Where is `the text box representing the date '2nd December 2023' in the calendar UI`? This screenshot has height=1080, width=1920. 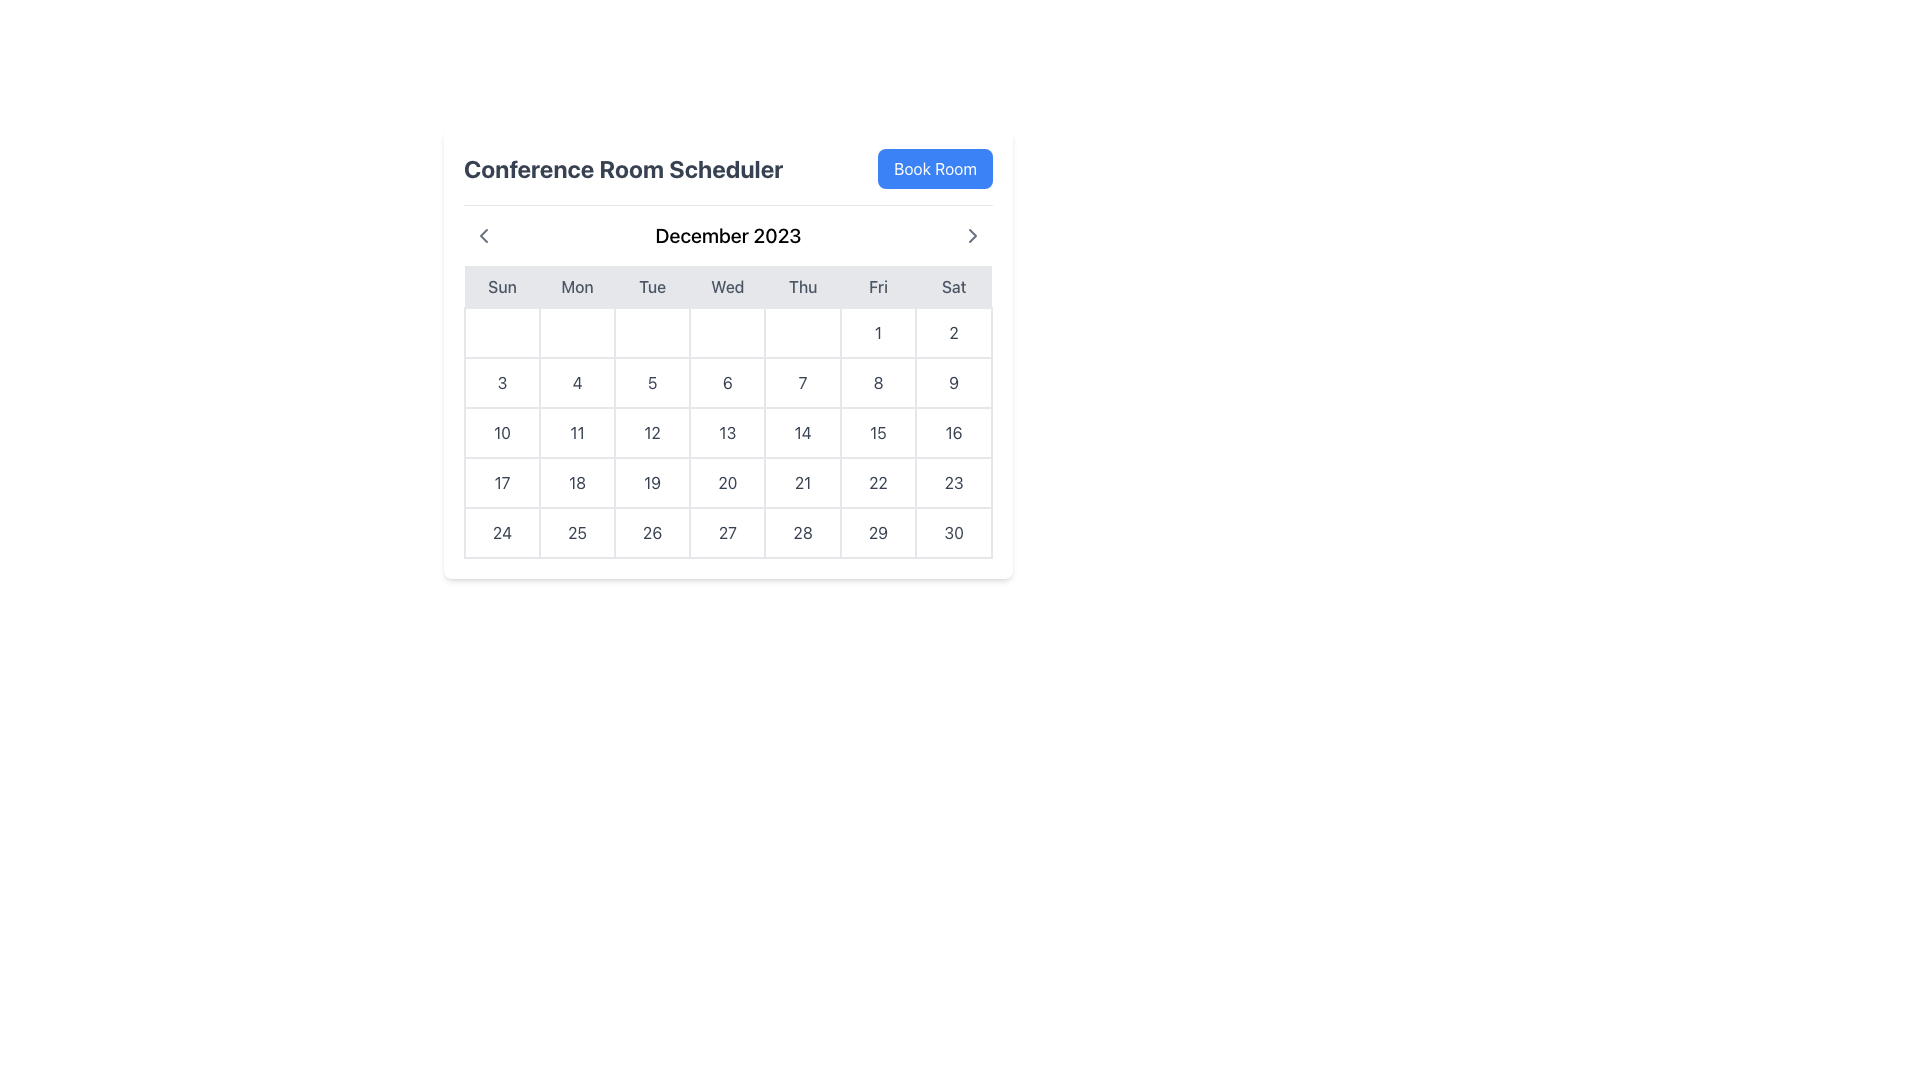 the text box representing the date '2nd December 2023' in the calendar UI is located at coordinates (953, 331).